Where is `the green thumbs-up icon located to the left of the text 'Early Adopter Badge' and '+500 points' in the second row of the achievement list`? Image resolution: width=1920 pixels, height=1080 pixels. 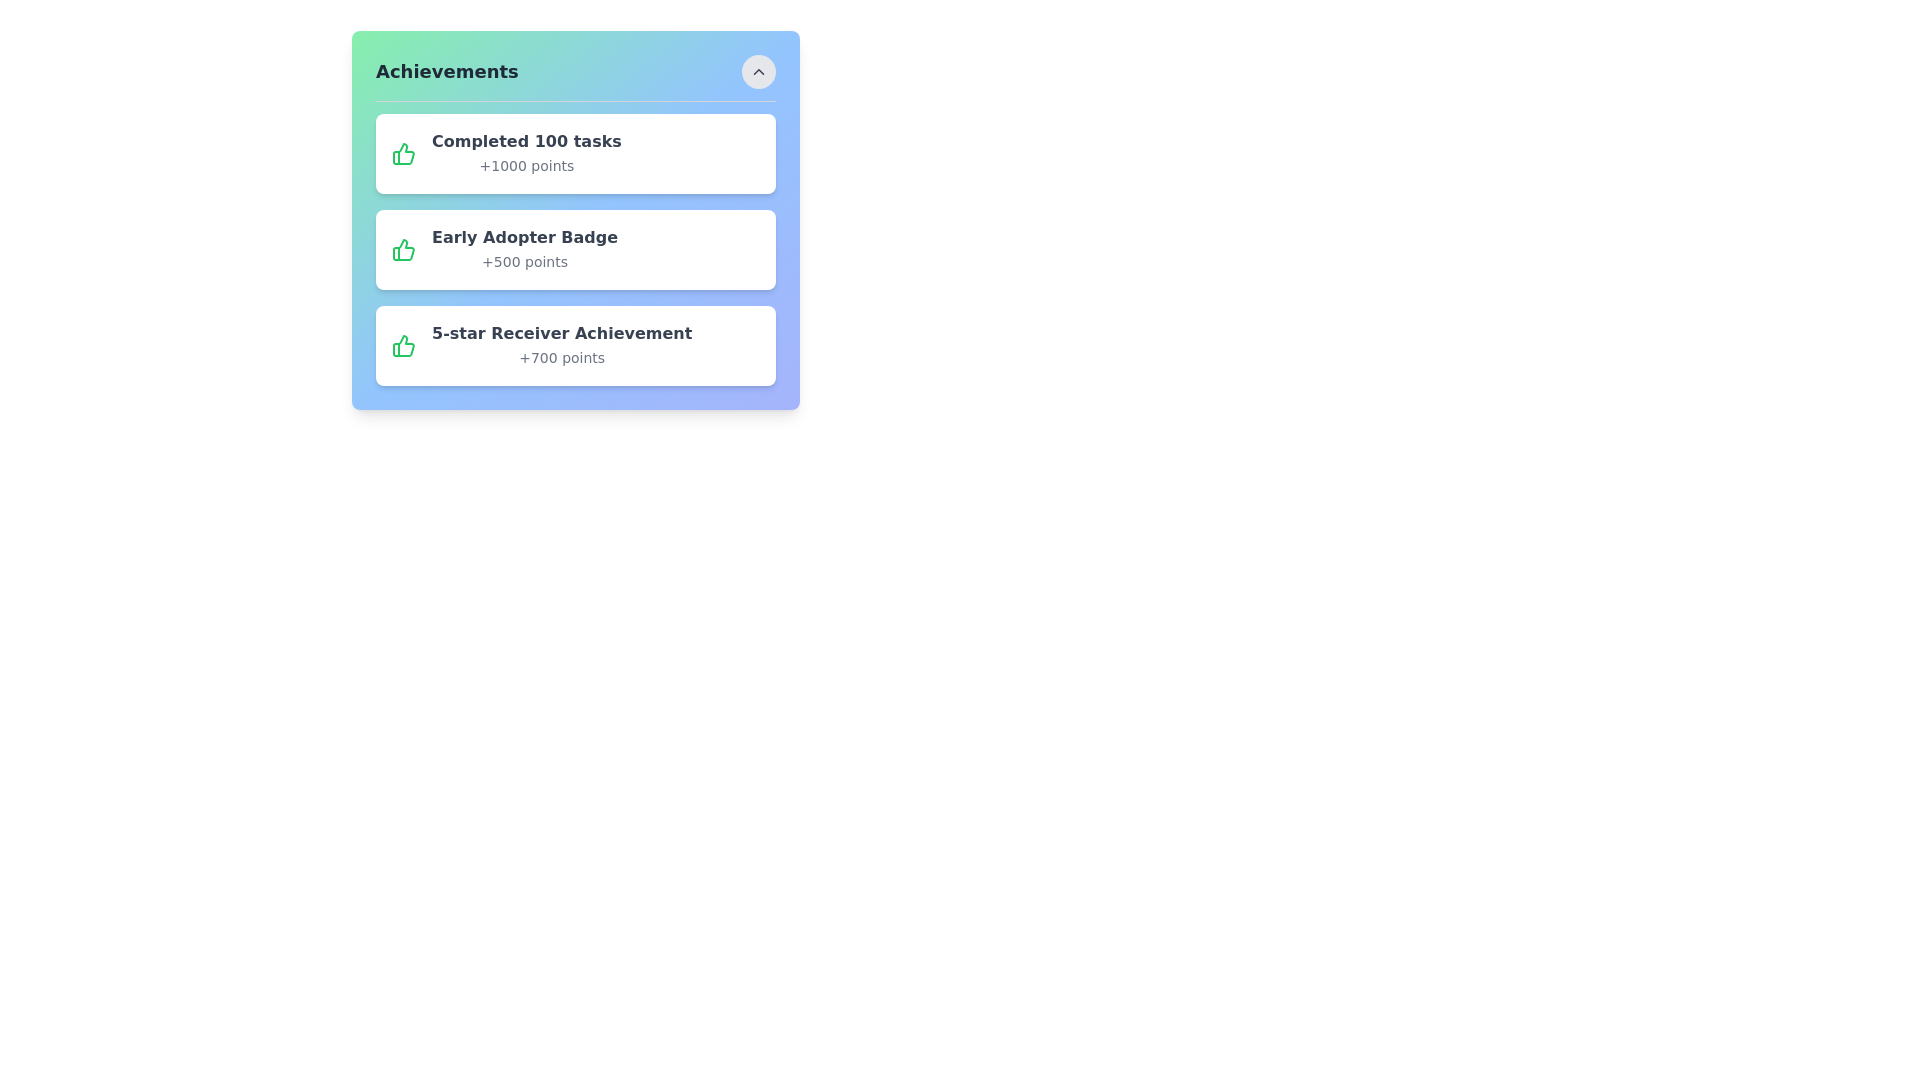
the green thumbs-up icon located to the left of the text 'Early Adopter Badge' and '+500 points' in the second row of the achievement list is located at coordinates (402, 249).